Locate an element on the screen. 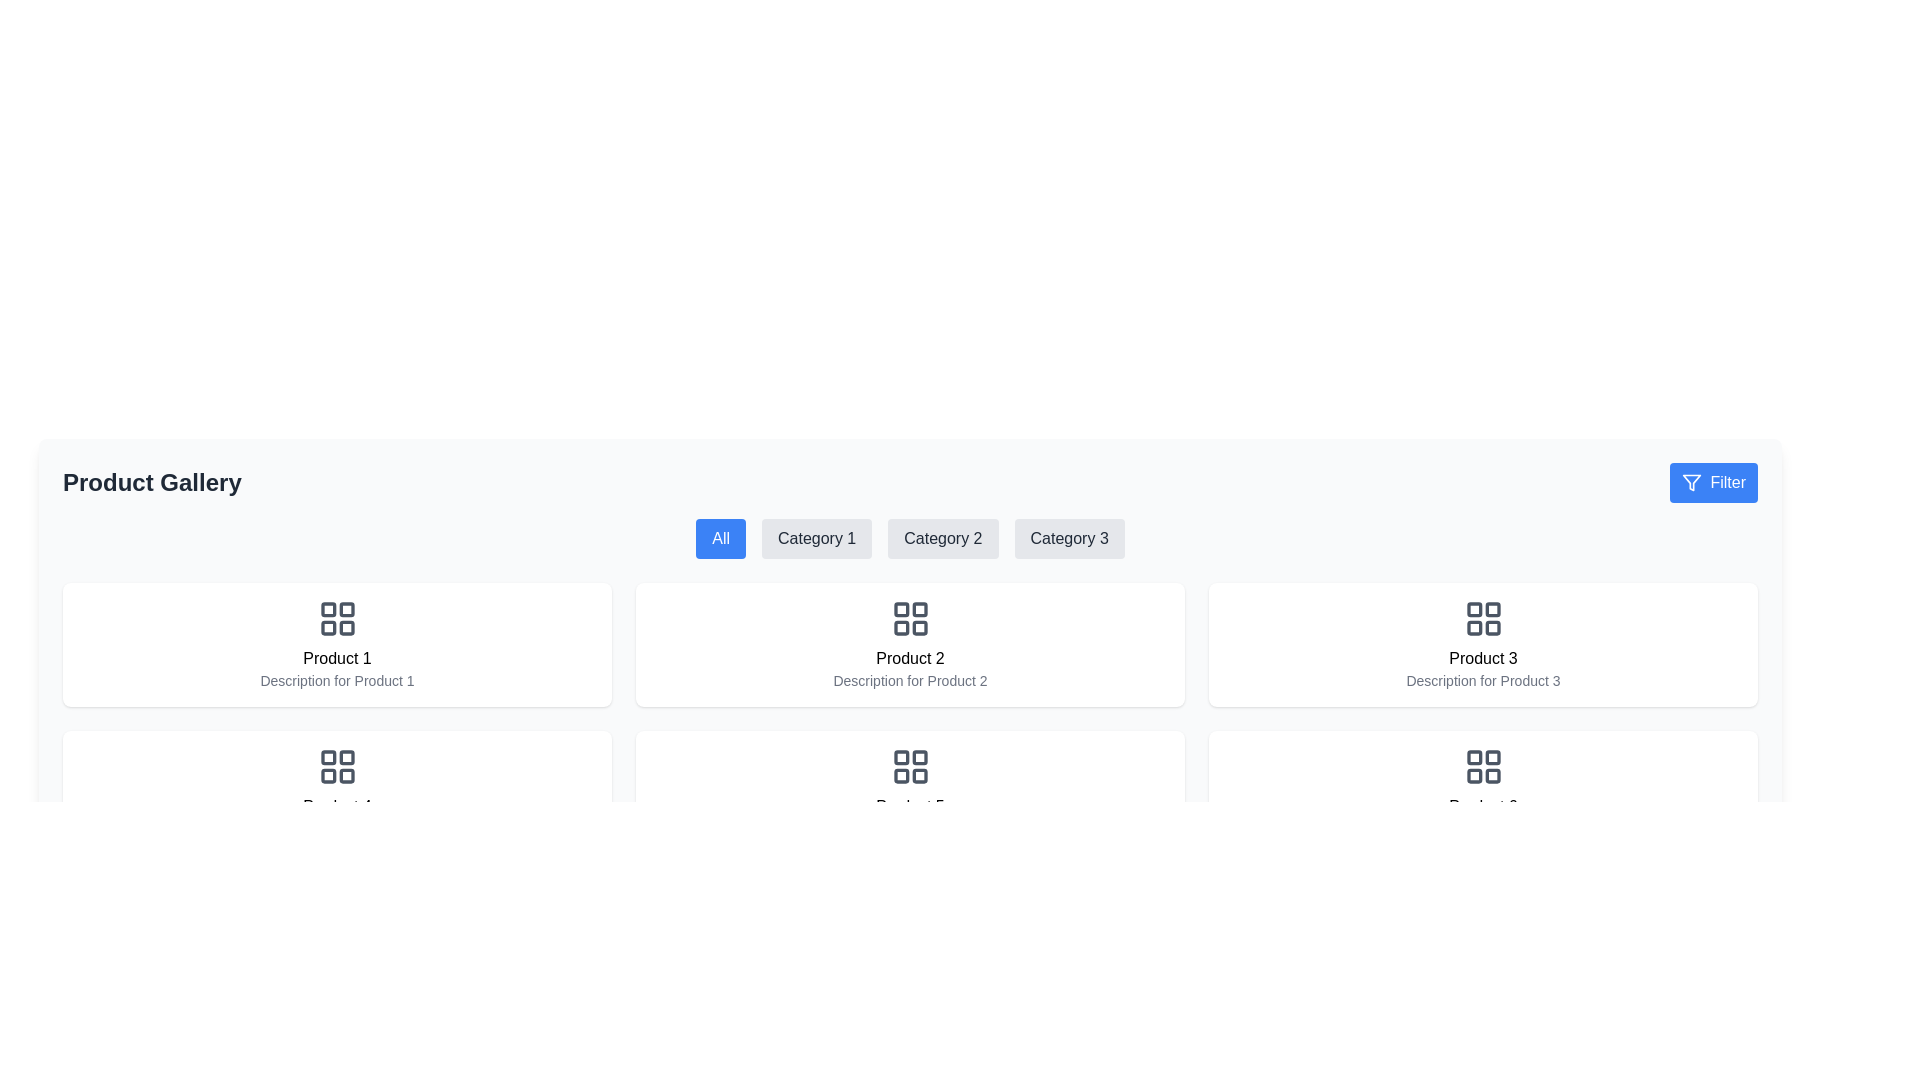  the second square in the top row of the 2x2 grid representing 'Product 3', which has rounded corners and is part of the icon component is located at coordinates (1492, 608).